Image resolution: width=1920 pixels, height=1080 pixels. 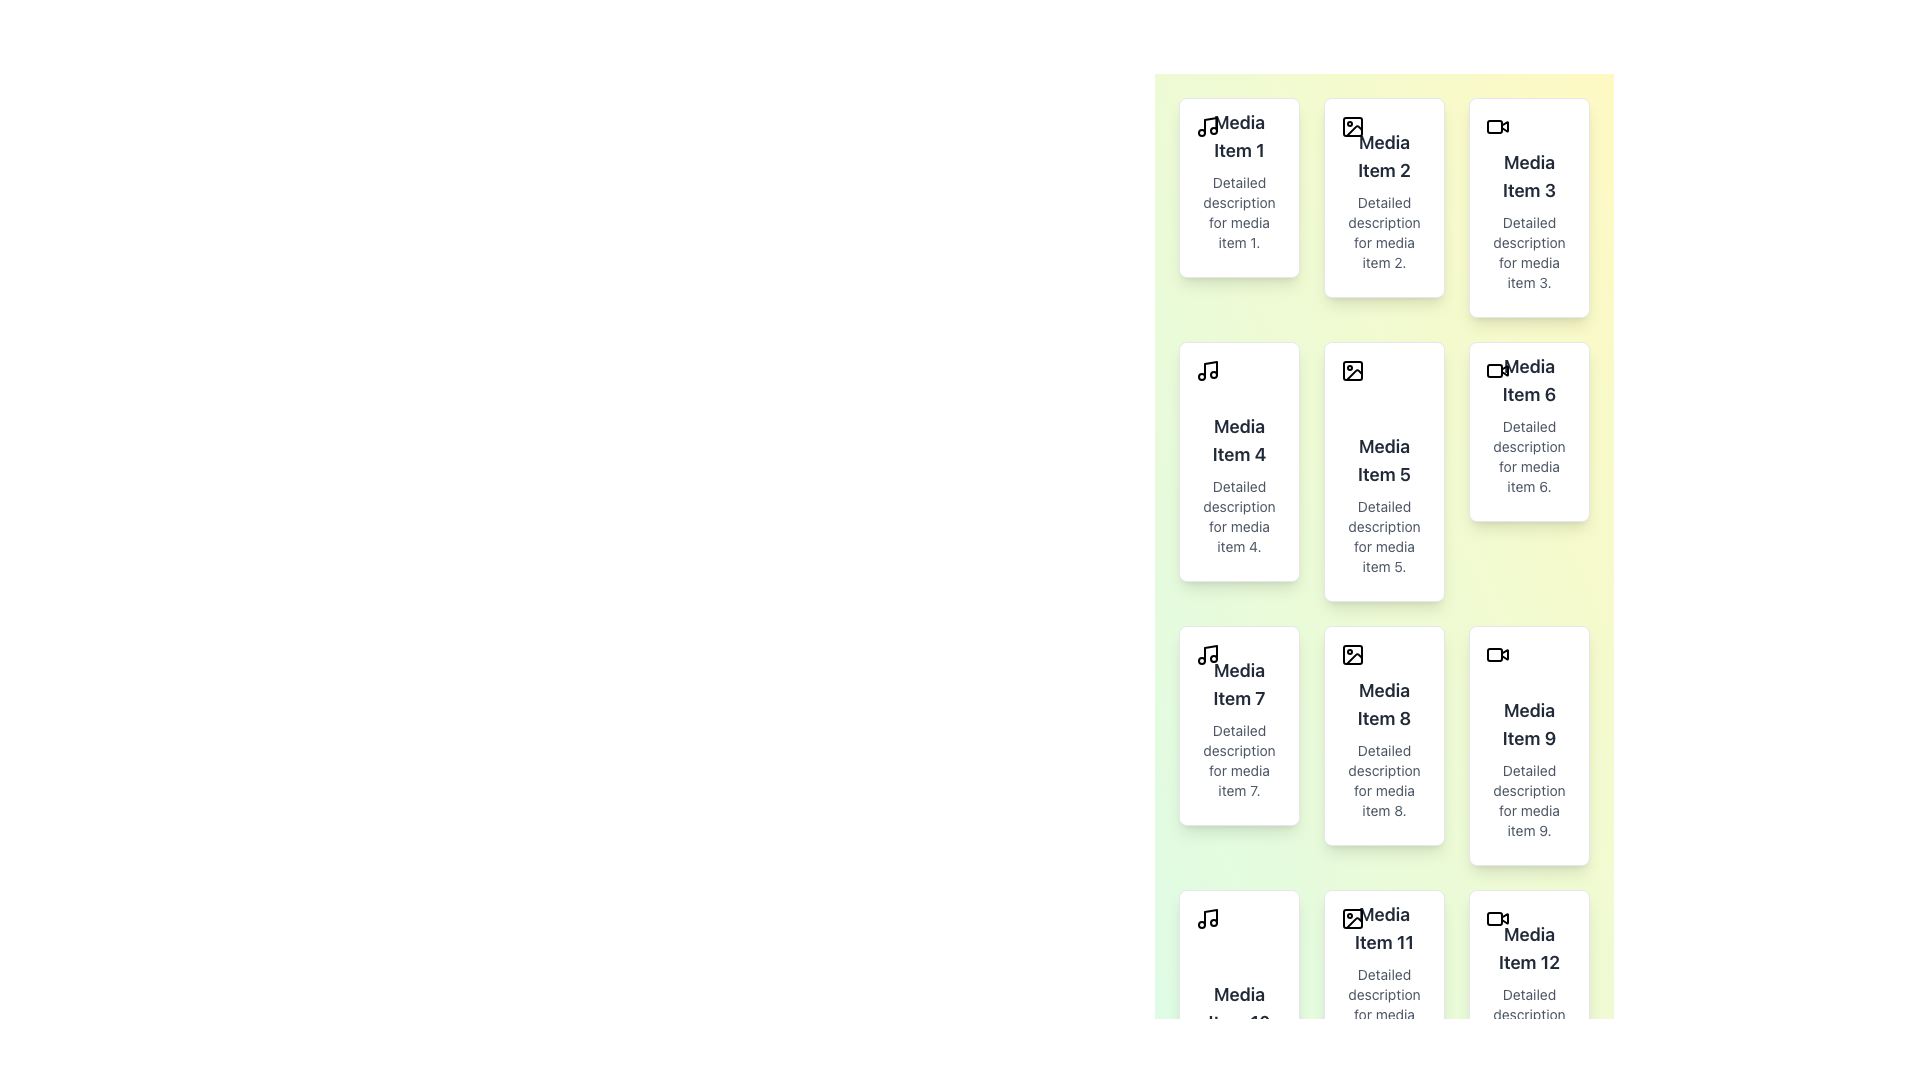 What do you see at coordinates (1383, 929) in the screenshot?
I see `the text label or heading that serves as the title for the eleventh card in the vertical card layout` at bounding box center [1383, 929].